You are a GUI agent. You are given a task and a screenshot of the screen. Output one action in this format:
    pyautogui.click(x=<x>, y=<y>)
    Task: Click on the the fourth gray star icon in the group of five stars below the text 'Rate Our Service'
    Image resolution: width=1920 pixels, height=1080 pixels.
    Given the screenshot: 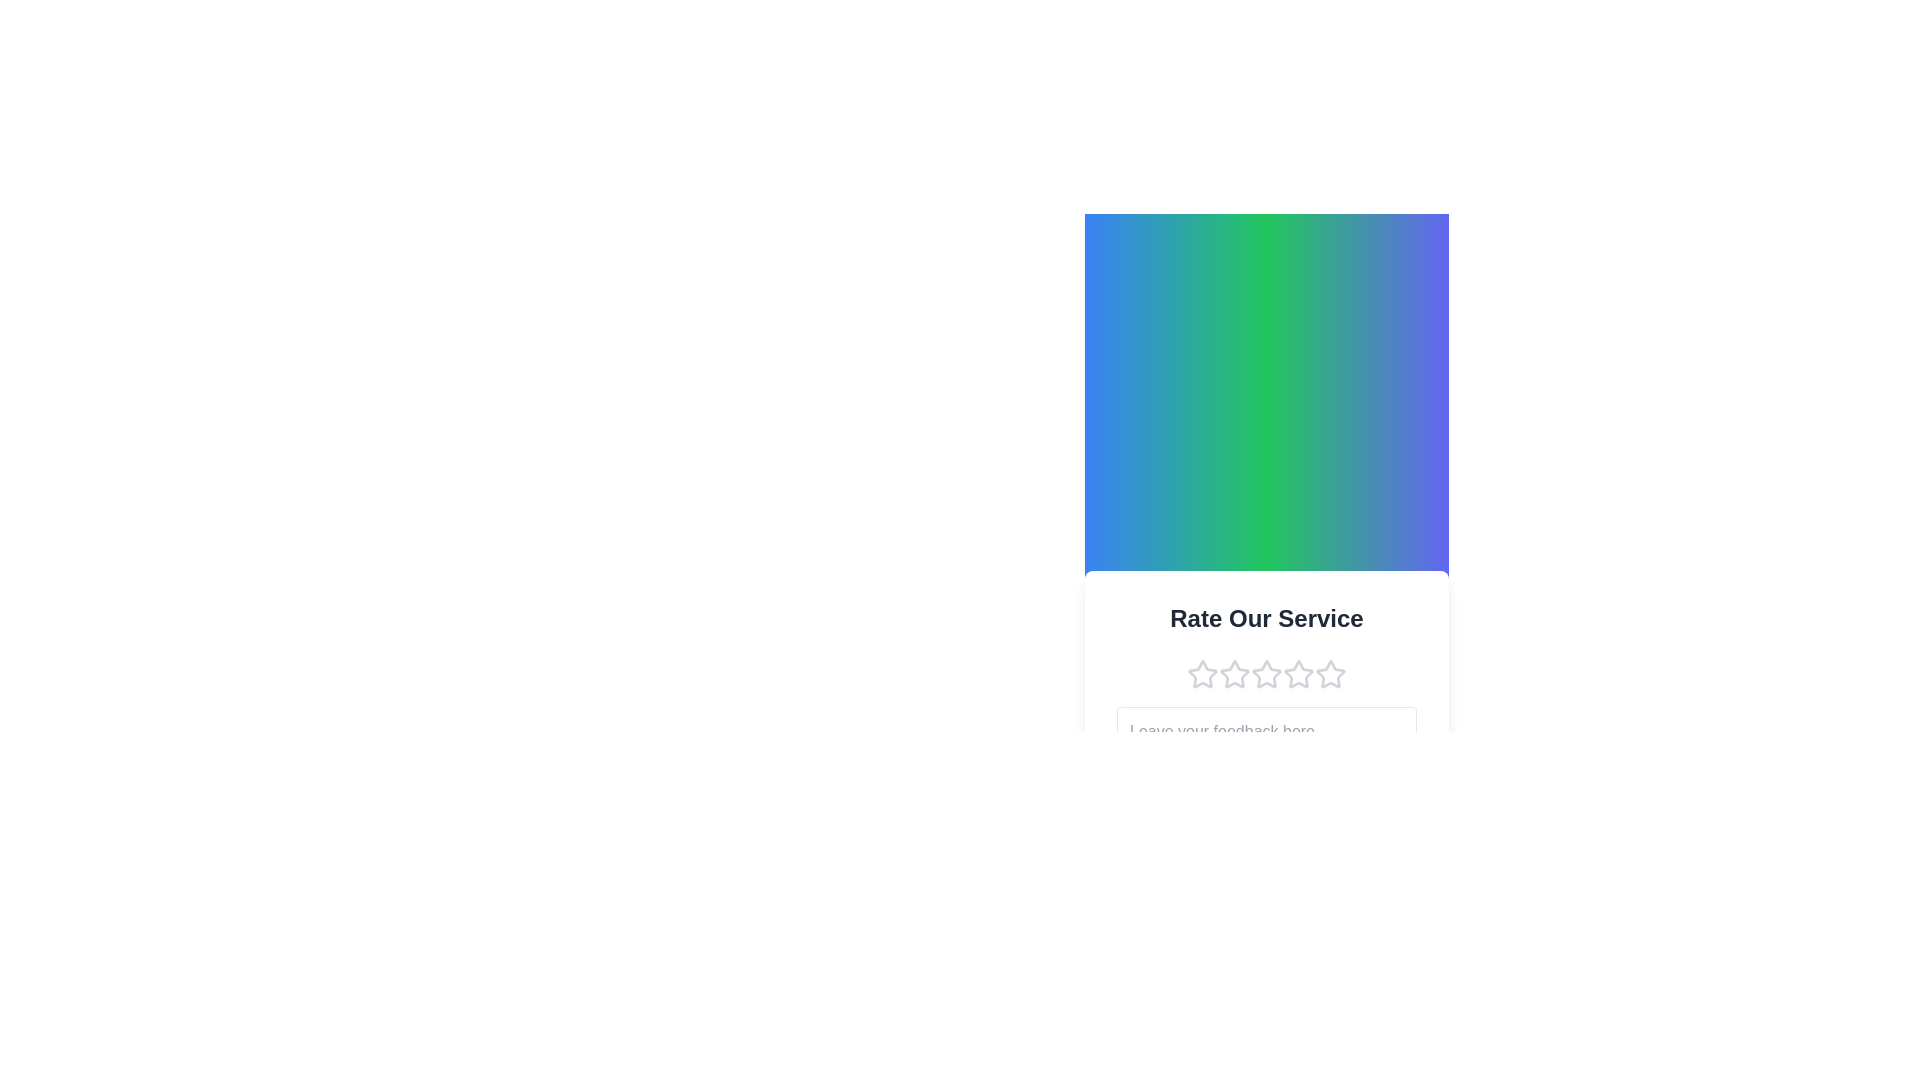 What is the action you would take?
    pyautogui.click(x=1299, y=674)
    